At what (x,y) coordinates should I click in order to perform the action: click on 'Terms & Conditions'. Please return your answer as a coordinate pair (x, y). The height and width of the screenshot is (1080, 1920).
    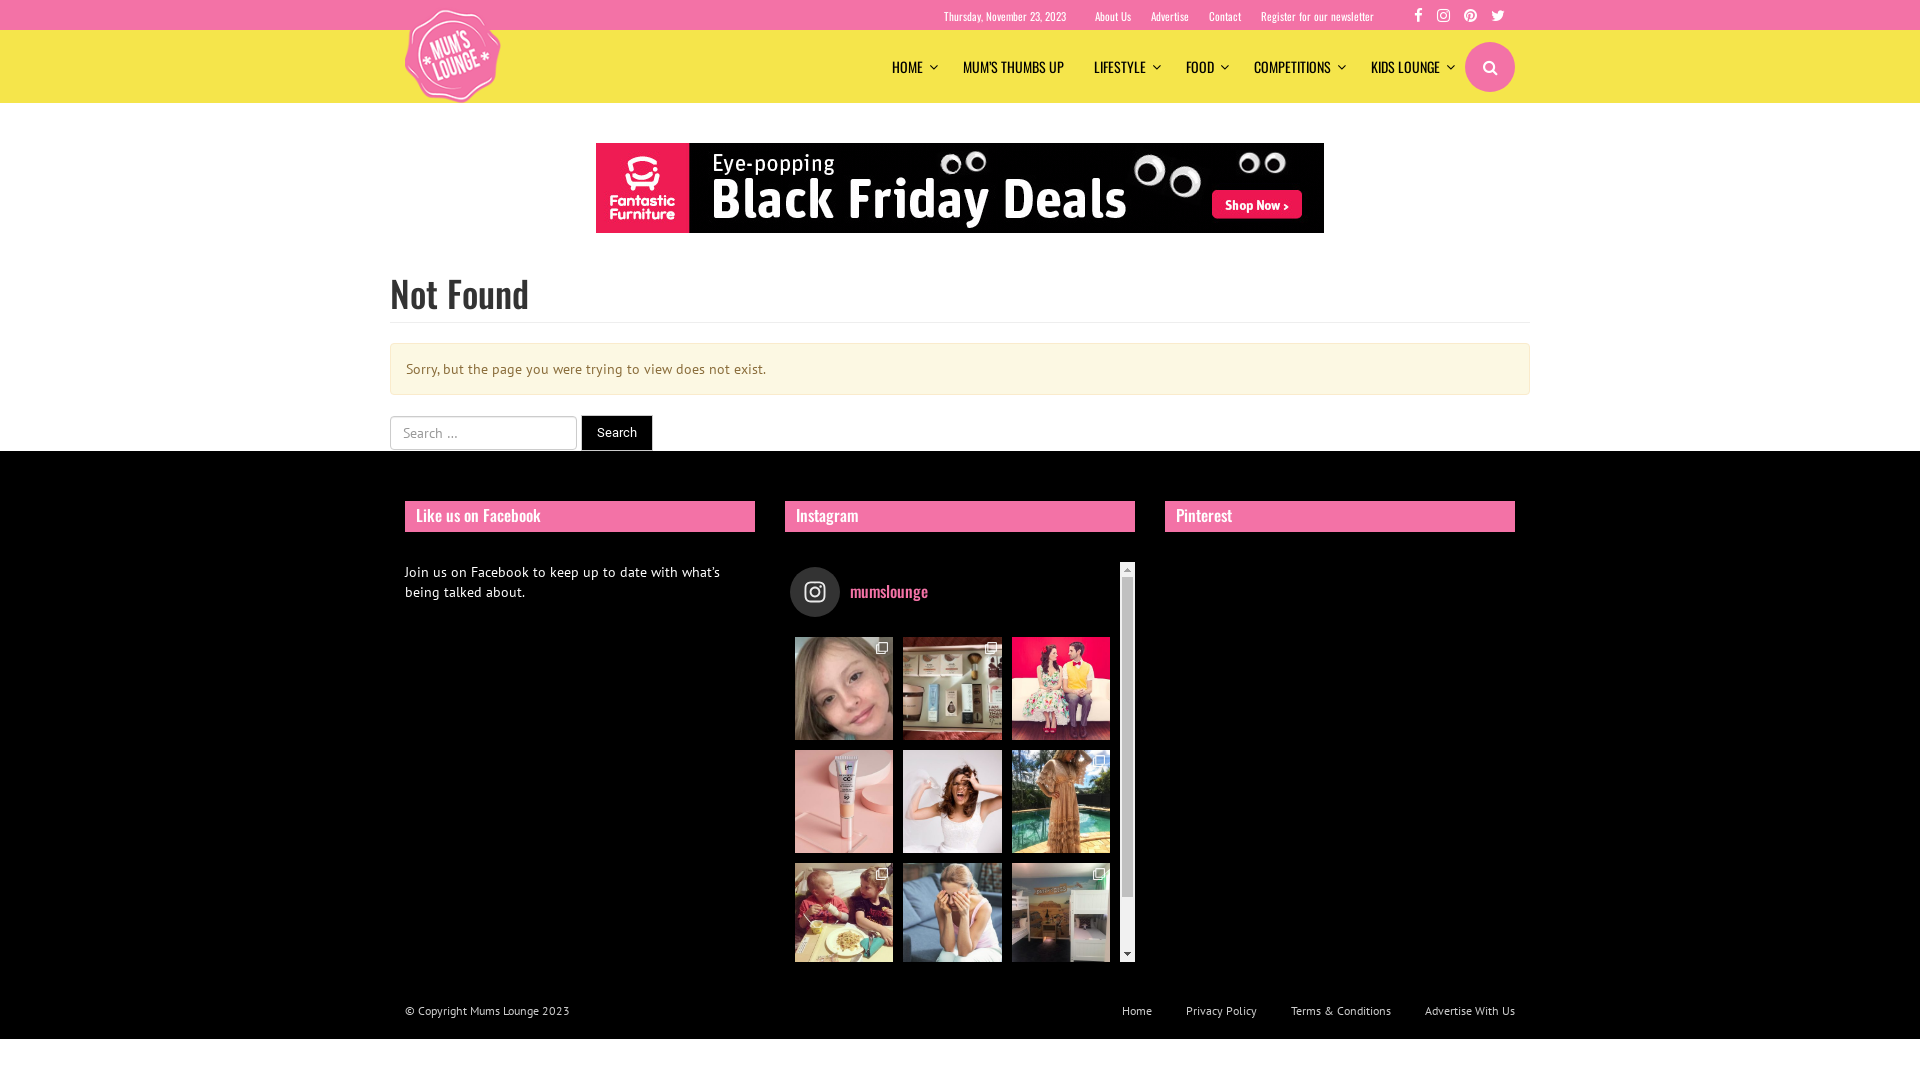
    Looking at the image, I should click on (1275, 1010).